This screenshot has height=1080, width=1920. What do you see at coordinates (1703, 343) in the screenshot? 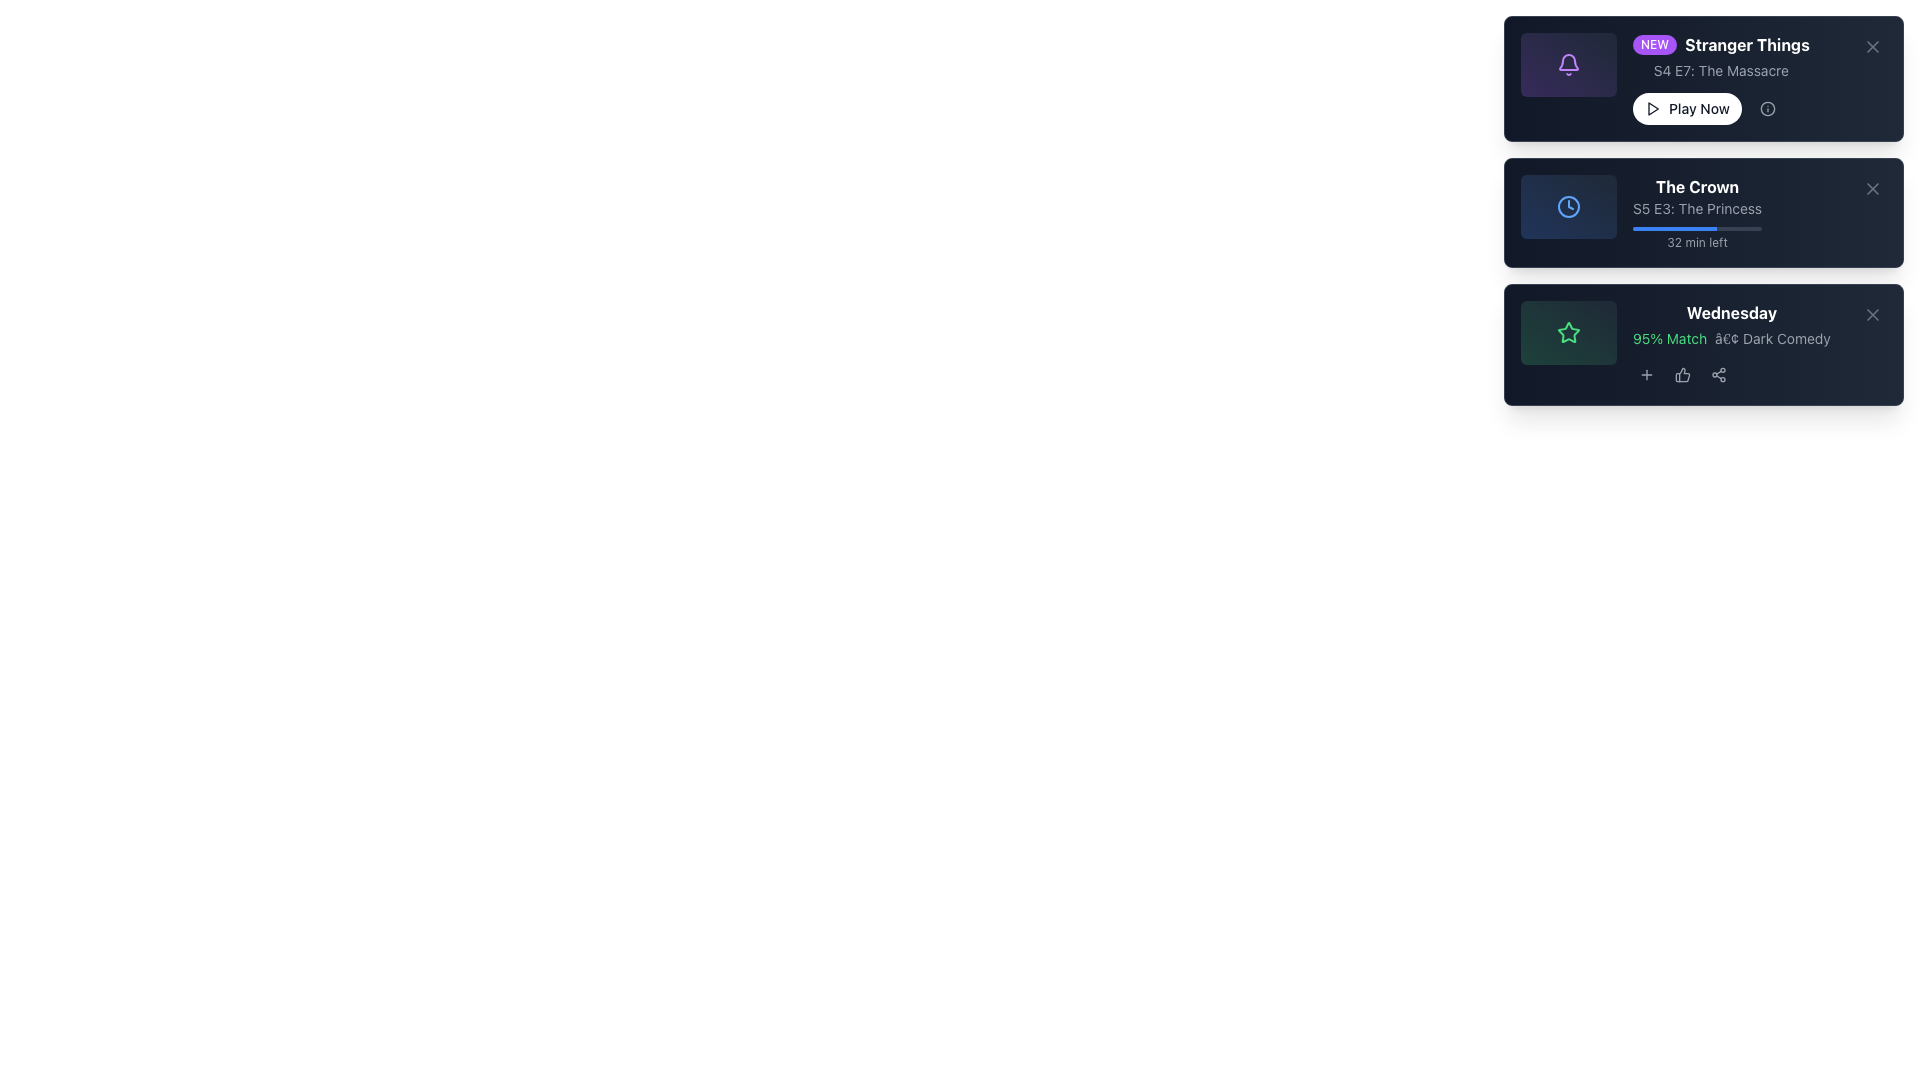
I see `the match percentage of the Content Preview Item displaying '95% match score'` at bounding box center [1703, 343].